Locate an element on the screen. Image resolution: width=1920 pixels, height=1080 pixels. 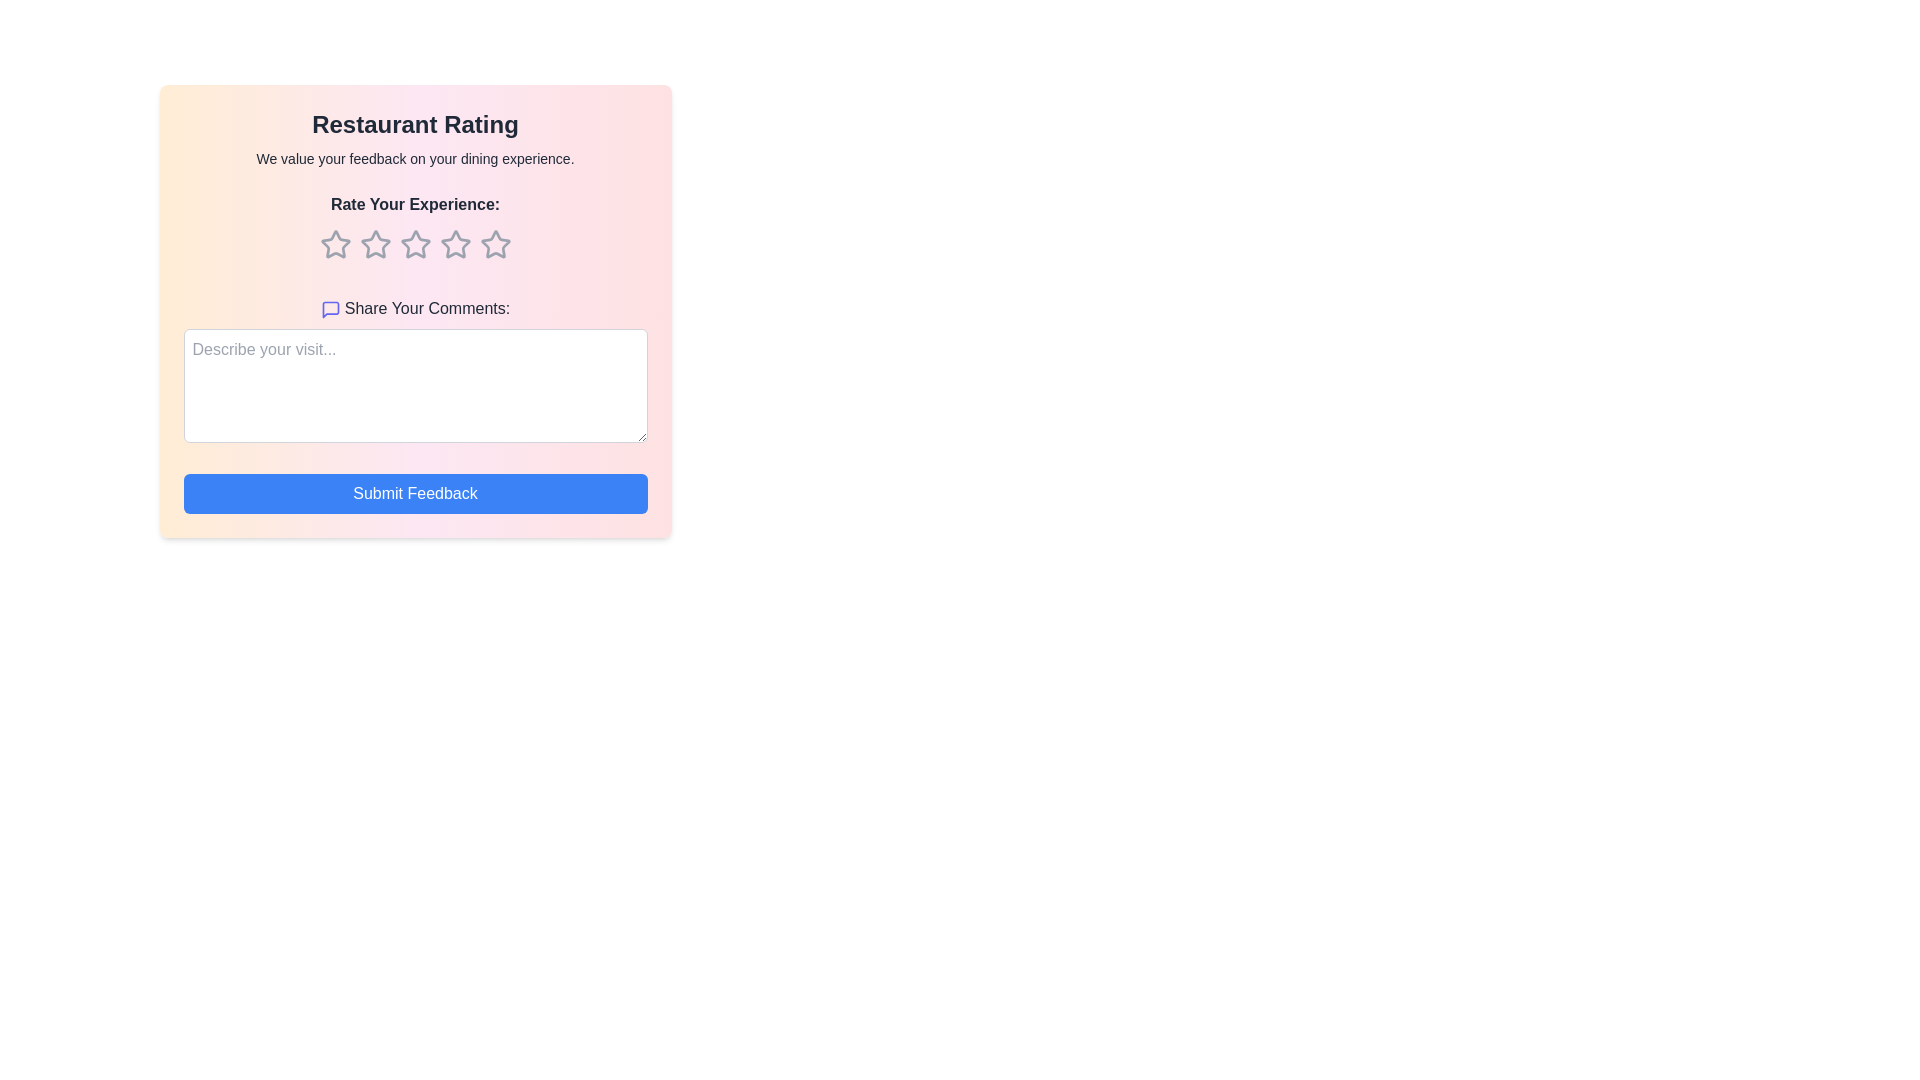
the third gray star icon with a hollow center in the 'Rate Your Experience' section is located at coordinates (414, 244).